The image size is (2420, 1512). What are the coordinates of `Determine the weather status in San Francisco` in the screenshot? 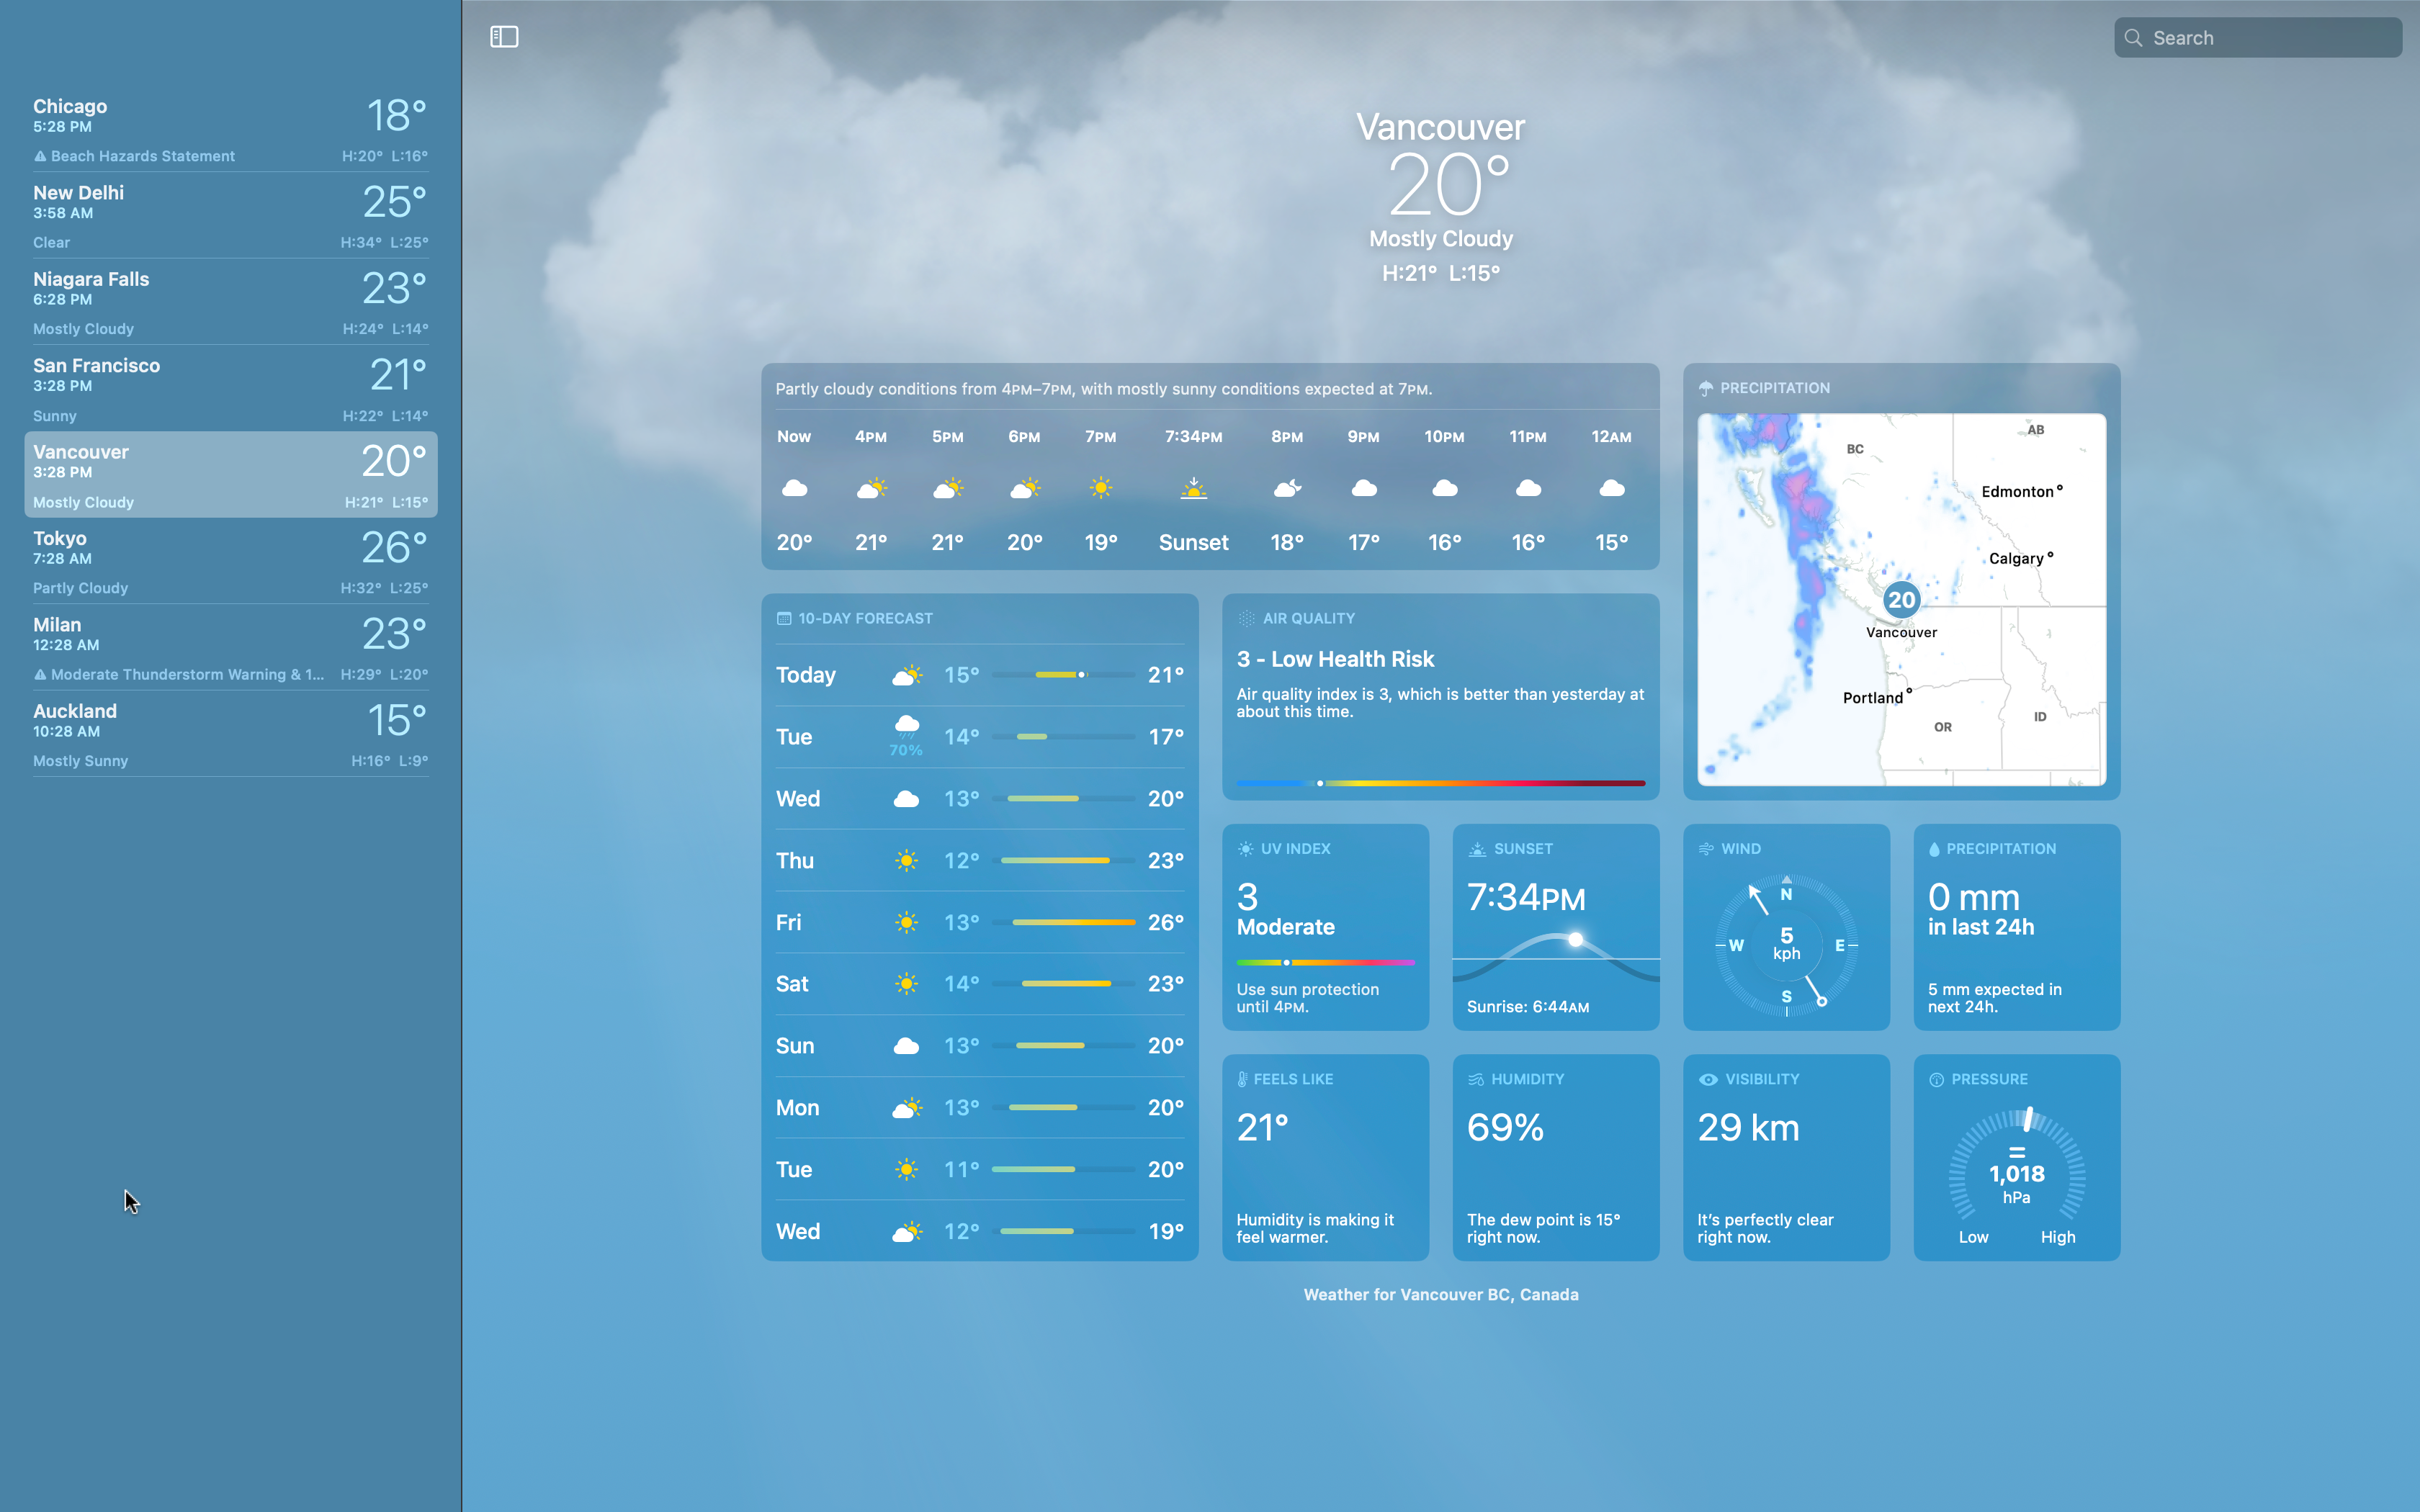 It's located at (226, 382).